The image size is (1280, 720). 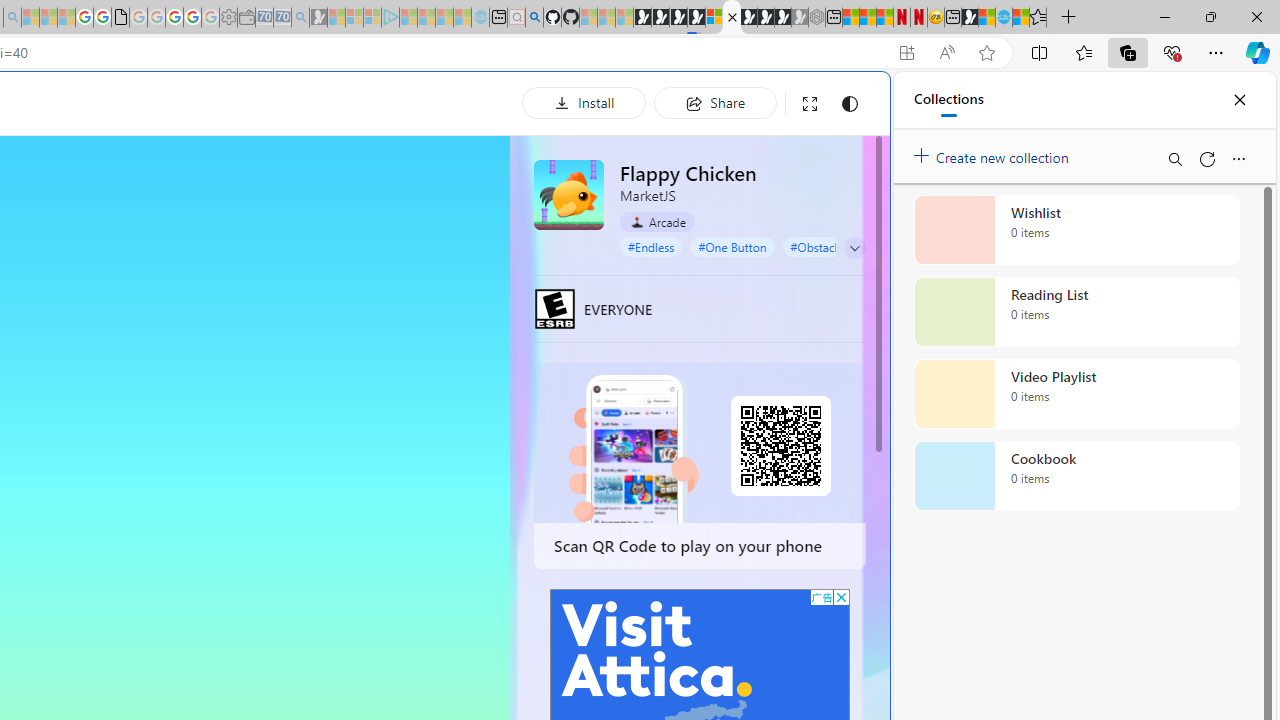 What do you see at coordinates (299, 17) in the screenshot?
I see `'Bing Real Estate - Home sales and rental listings - Sleeping'` at bounding box center [299, 17].